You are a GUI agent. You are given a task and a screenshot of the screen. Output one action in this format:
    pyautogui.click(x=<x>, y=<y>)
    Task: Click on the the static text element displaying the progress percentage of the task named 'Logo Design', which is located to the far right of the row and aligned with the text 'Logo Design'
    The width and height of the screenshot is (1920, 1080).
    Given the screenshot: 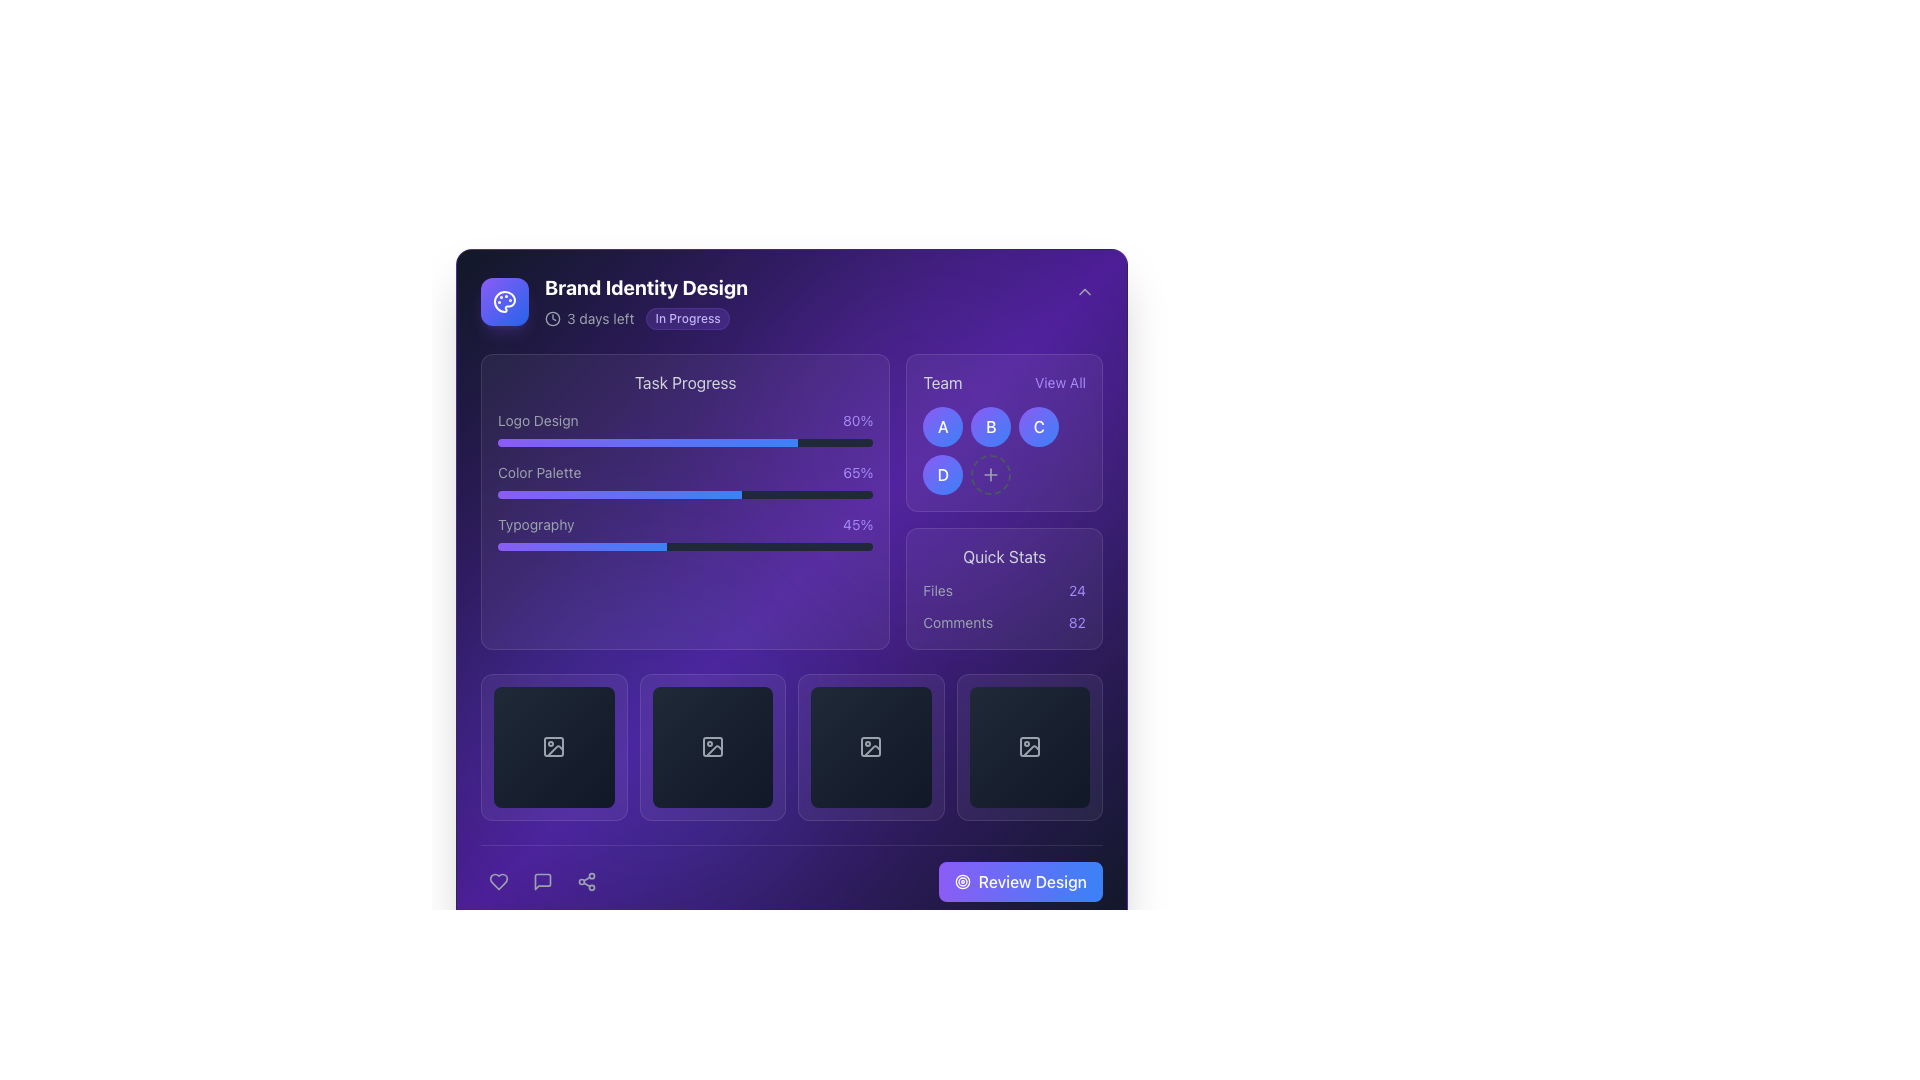 What is the action you would take?
    pyautogui.click(x=858, y=419)
    